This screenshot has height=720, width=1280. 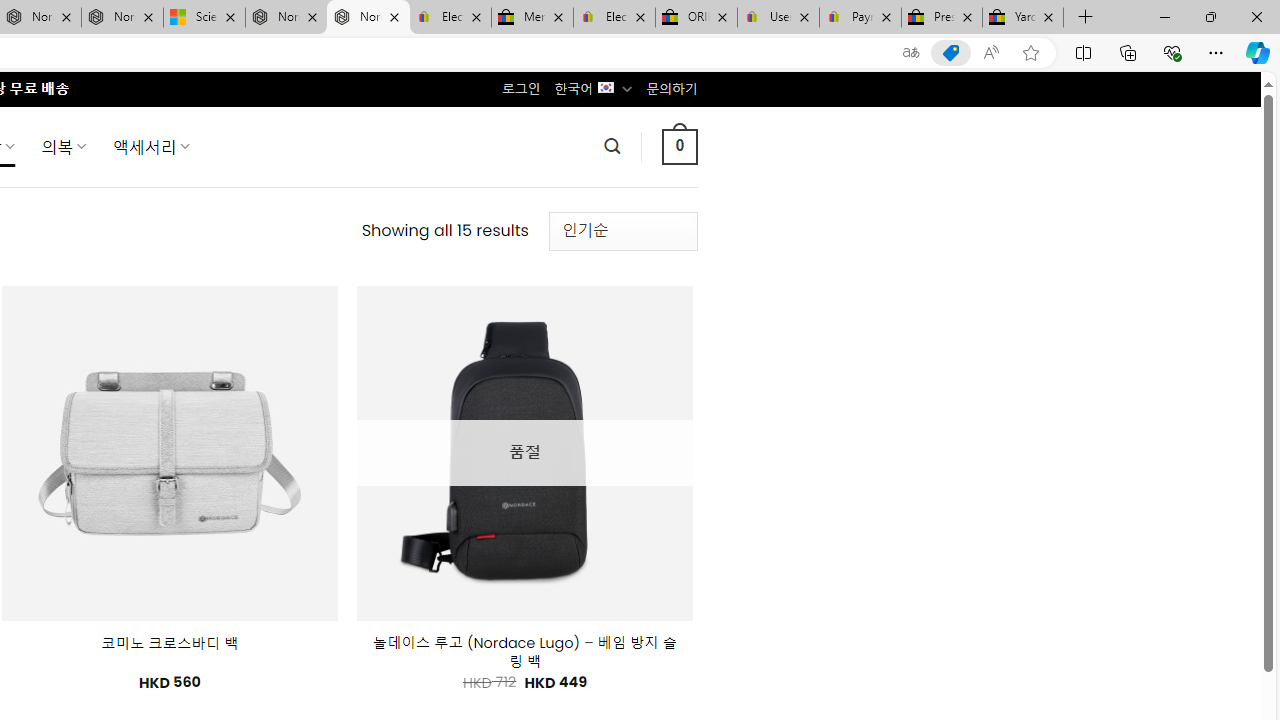 What do you see at coordinates (679, 145) in the screenshot?
I see `'  0  '` at bounding box center [679, 145].